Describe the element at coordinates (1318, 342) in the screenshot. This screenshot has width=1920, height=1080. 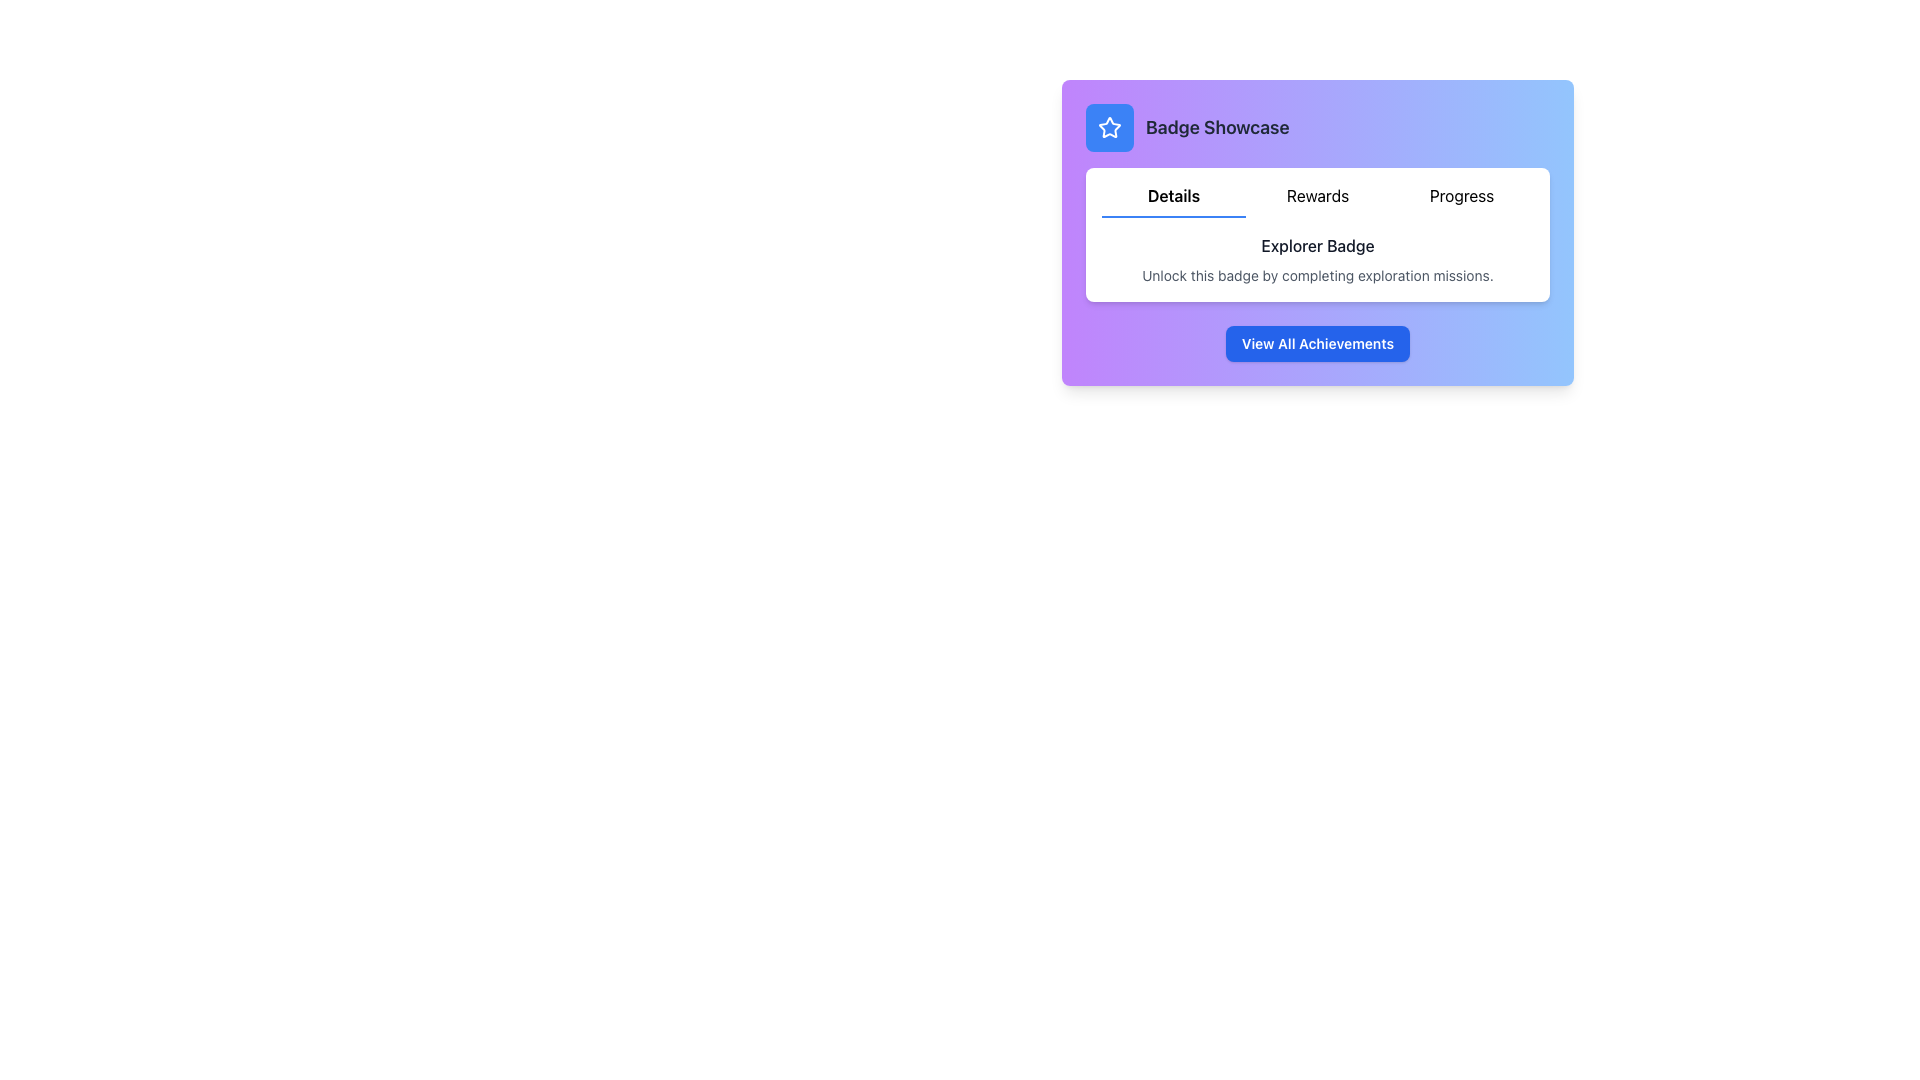
I see `the 'View All Achievements' button with a blue background and white text to enable keyboard interaction` at that location.